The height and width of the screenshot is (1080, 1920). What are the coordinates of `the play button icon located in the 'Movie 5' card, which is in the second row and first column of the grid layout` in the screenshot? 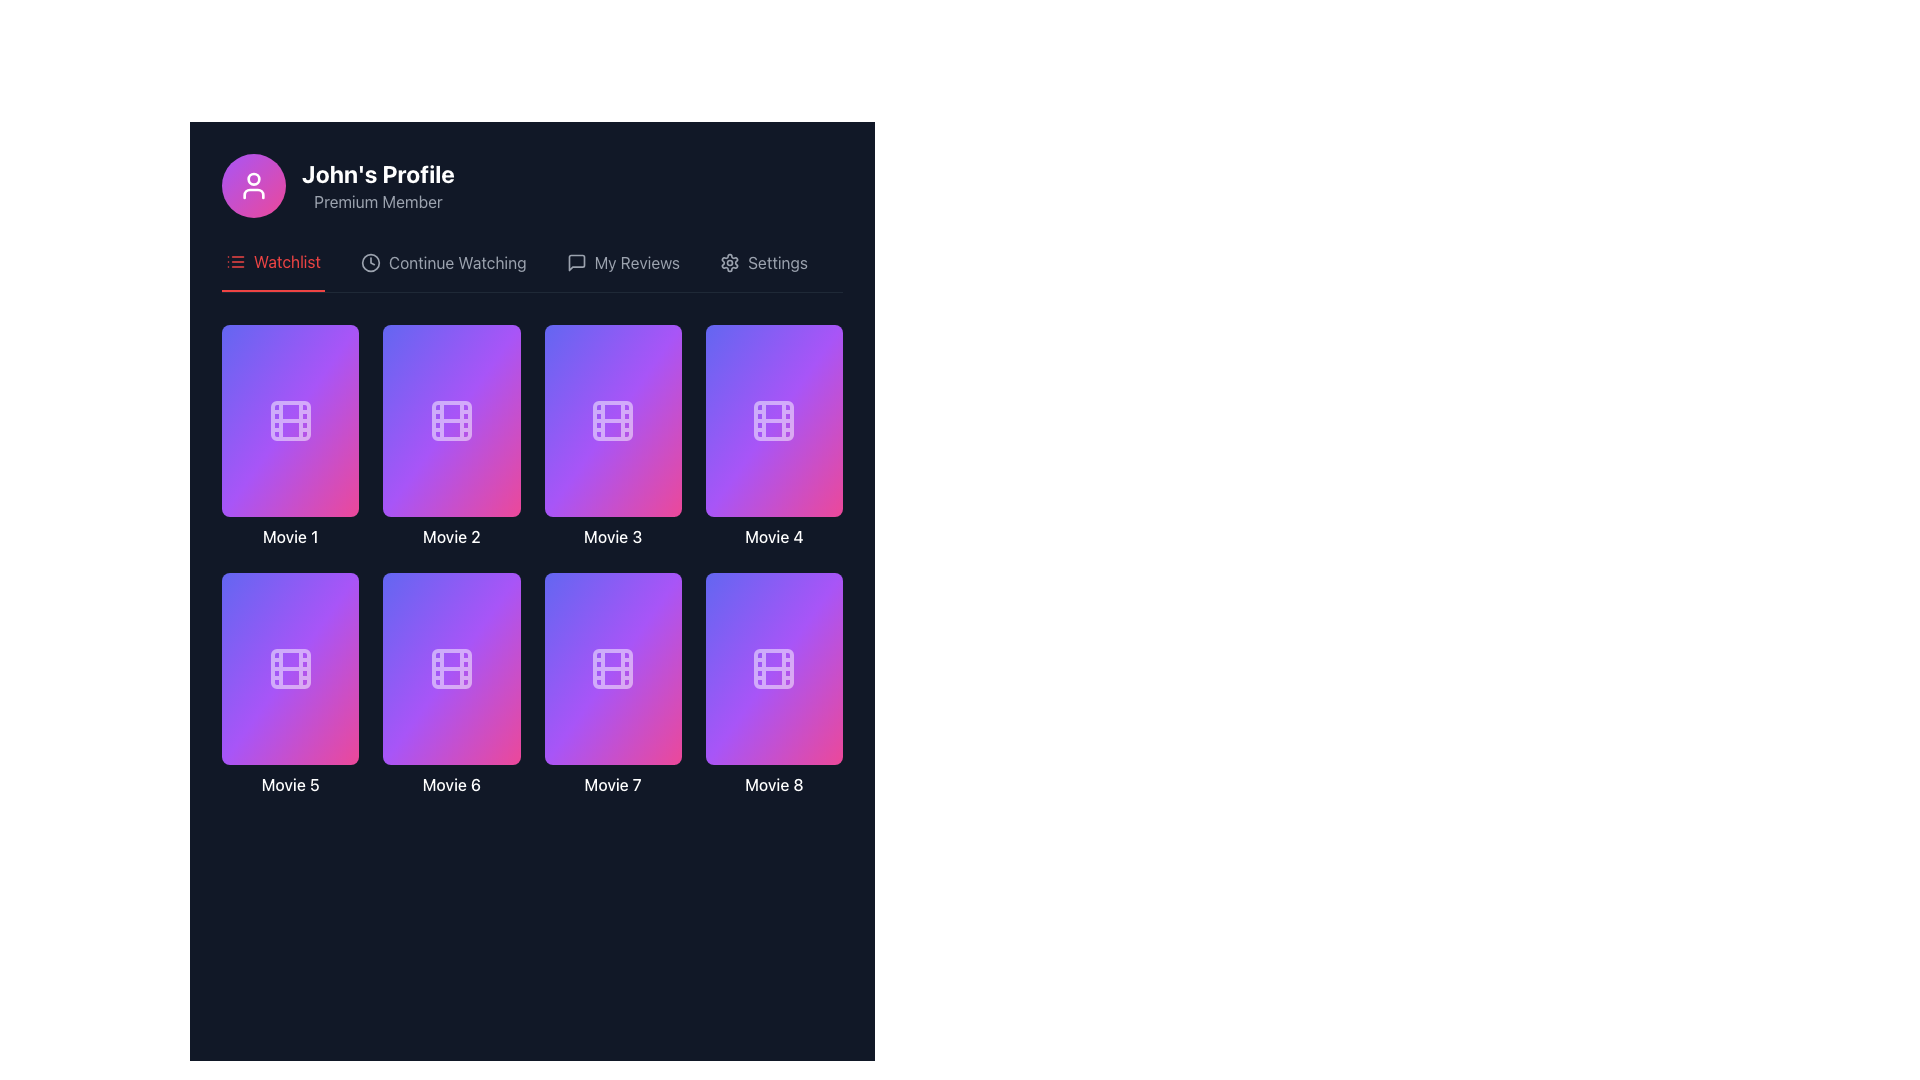 It's located at (290, 659).